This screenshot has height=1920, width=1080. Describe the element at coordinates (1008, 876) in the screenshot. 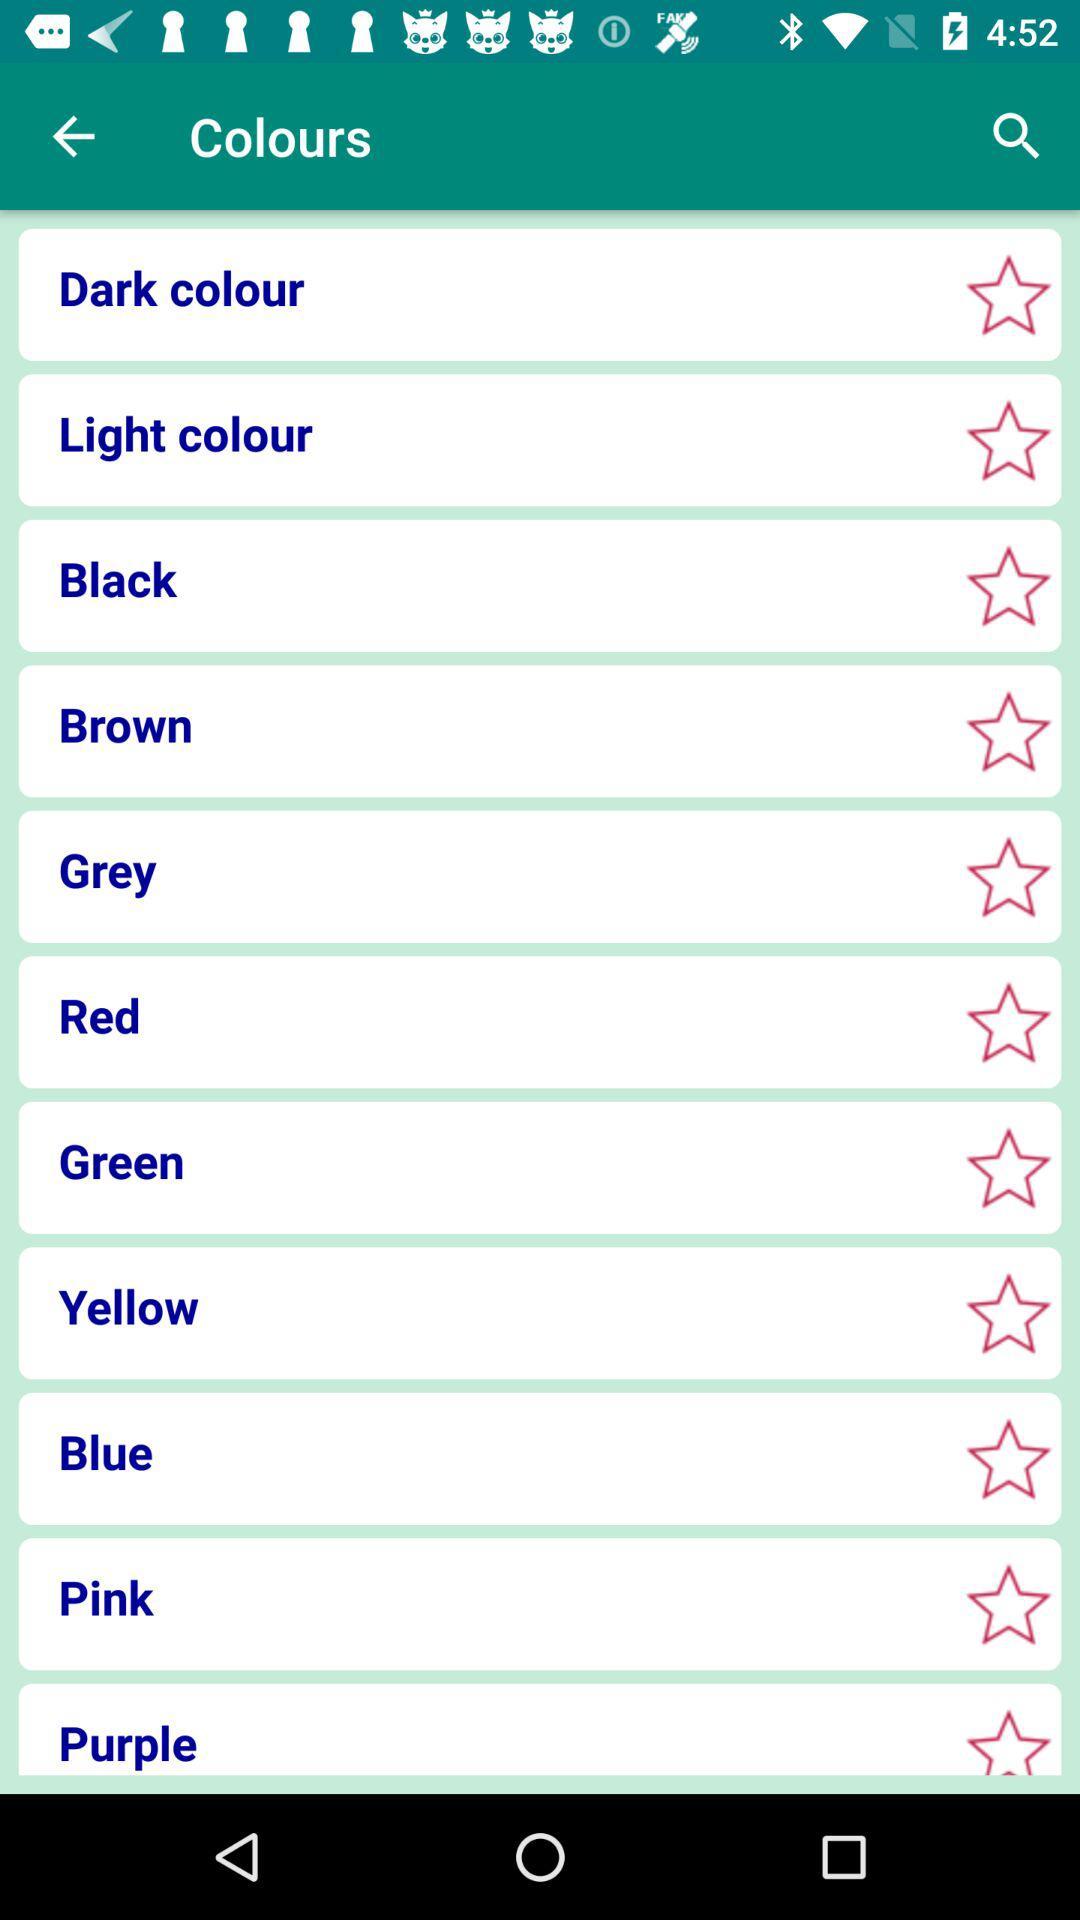

I see `grey review button` at that location.